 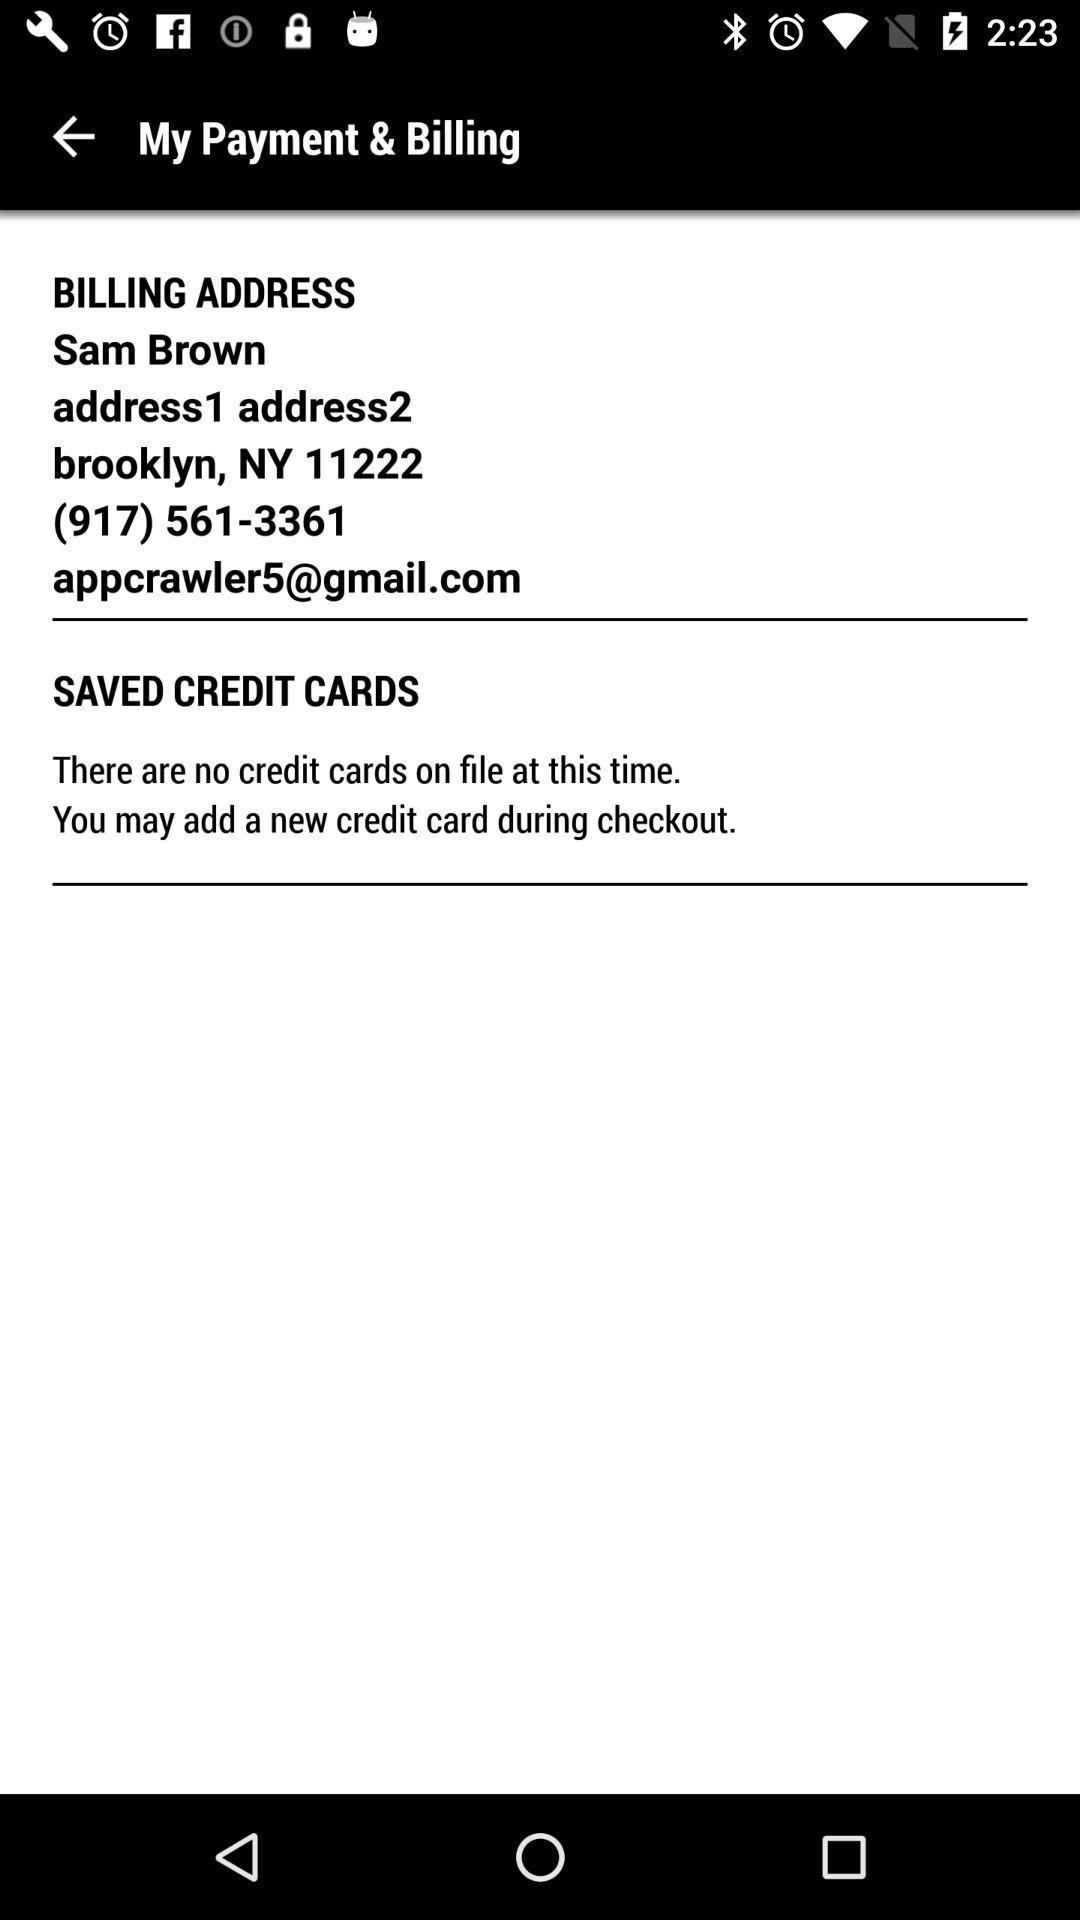 I want to click on the icon to the left of the my payment & billing, so click(x=72, y=135).